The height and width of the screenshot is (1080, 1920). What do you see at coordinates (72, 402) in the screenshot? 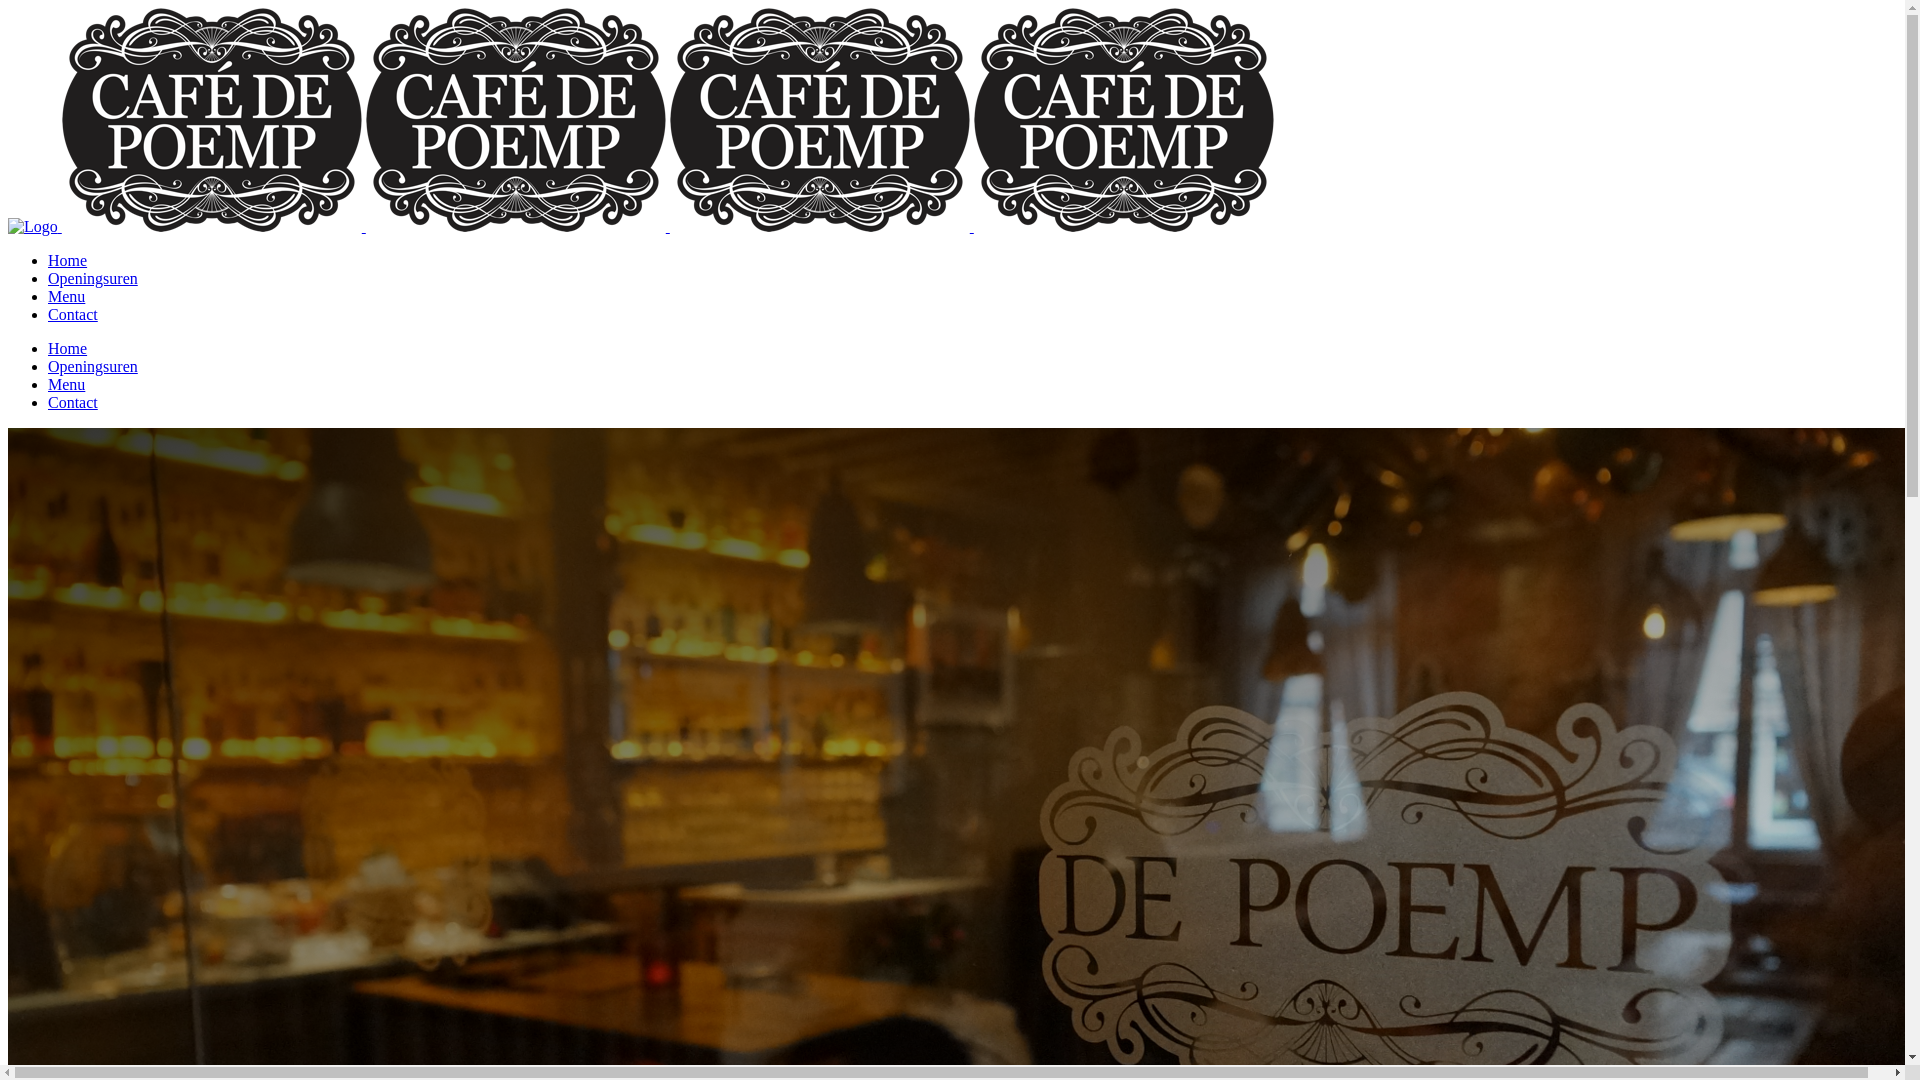
I see `'Contact'` at bounding box center [72, 402].